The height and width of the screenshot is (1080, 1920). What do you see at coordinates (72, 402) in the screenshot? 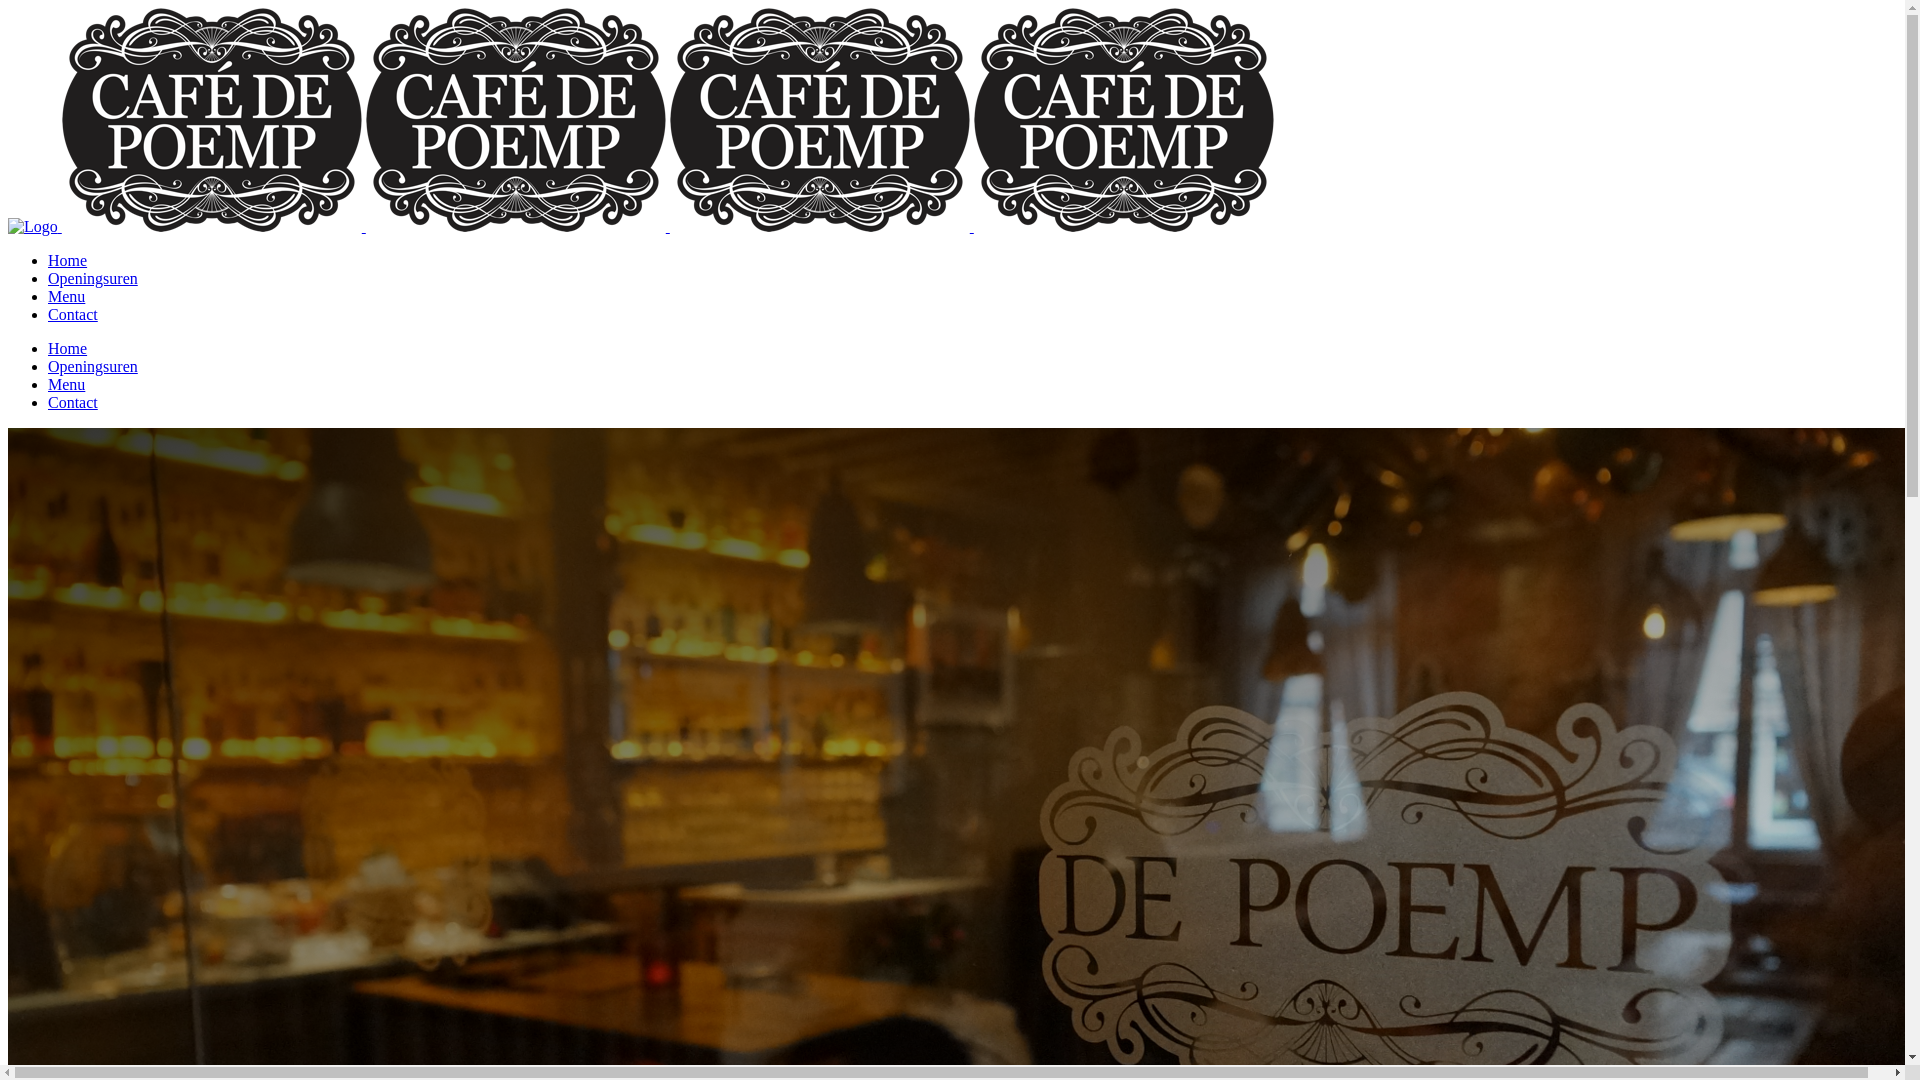
I see `'Contact'` at bounding box center [72, 402].